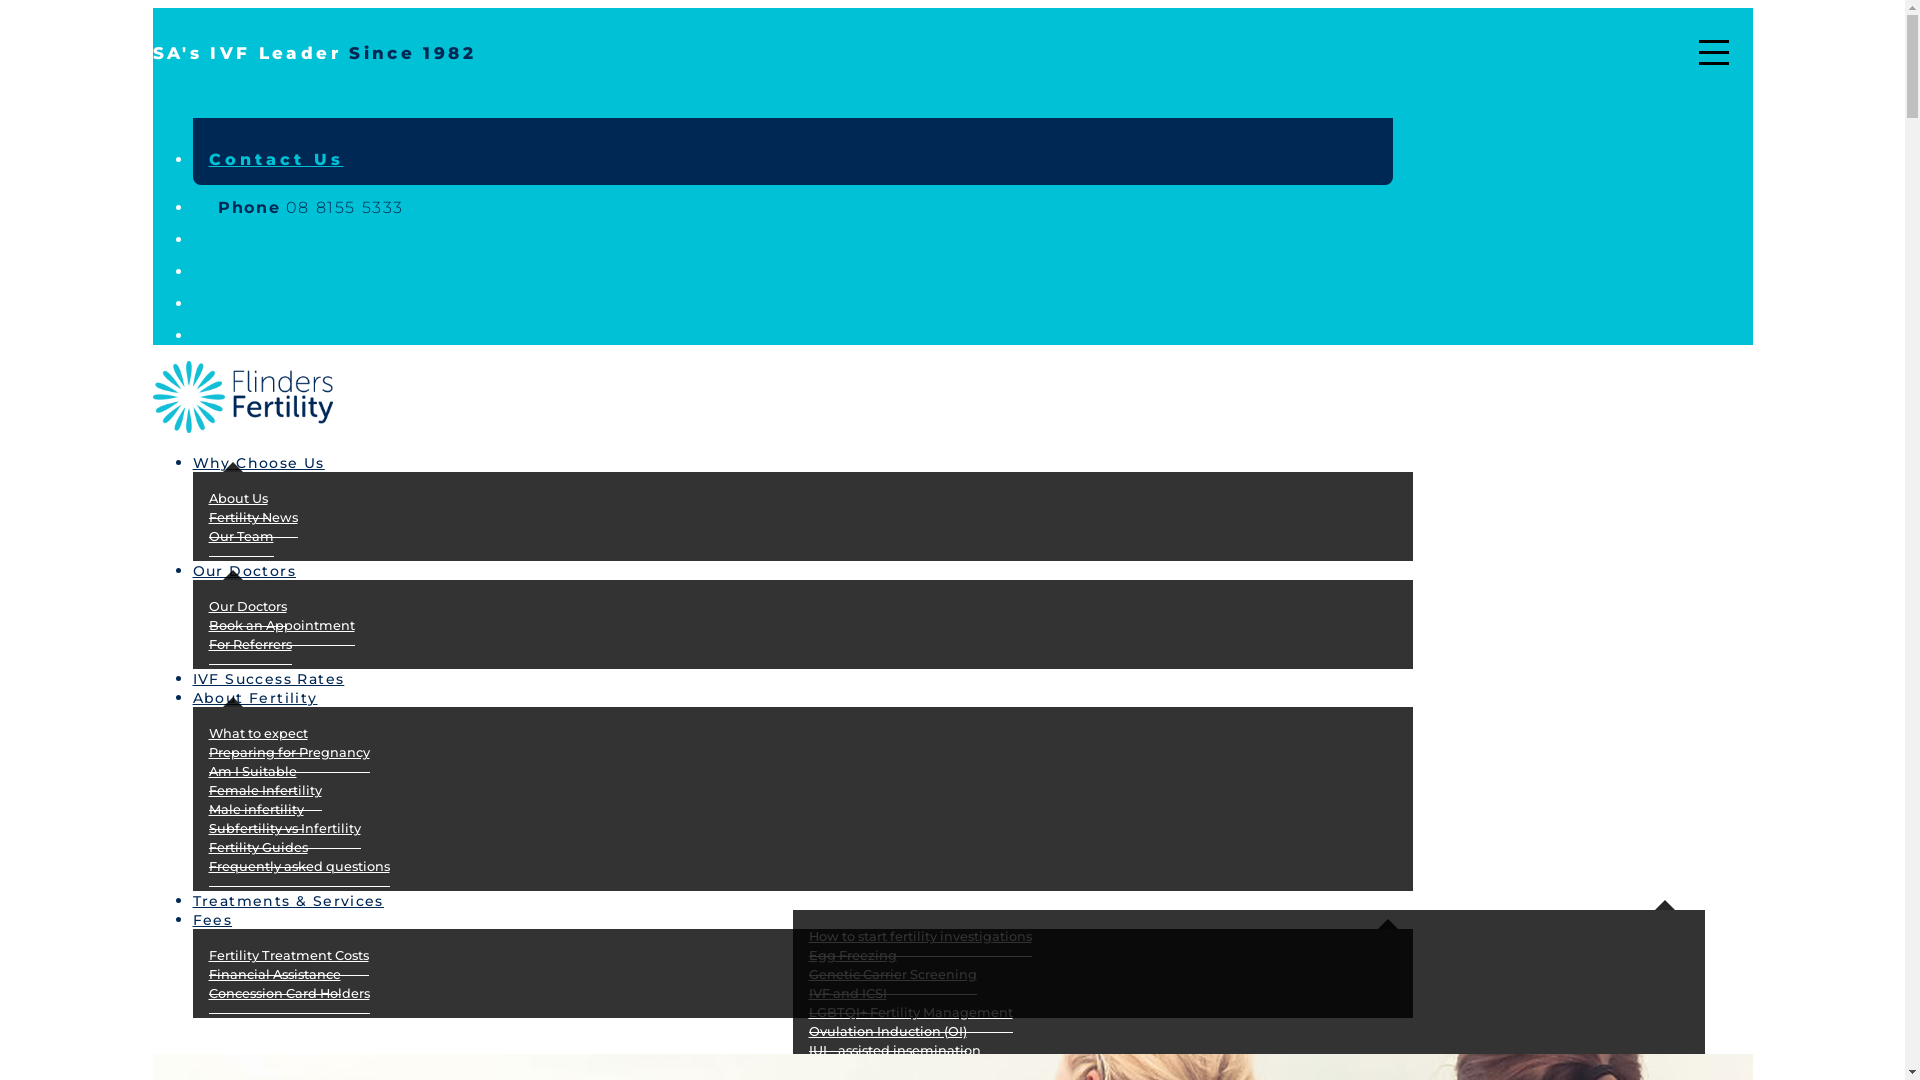  What do you see at coordinates (245, 605) in the screenshot?
I see `'Our Doctors'` at bounding box center [245, 605].